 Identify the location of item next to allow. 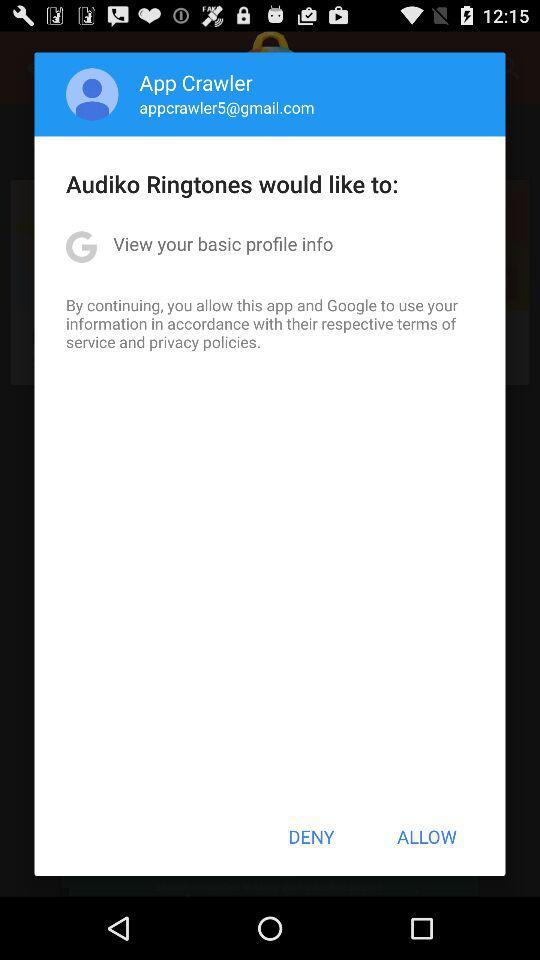
(311, 836).